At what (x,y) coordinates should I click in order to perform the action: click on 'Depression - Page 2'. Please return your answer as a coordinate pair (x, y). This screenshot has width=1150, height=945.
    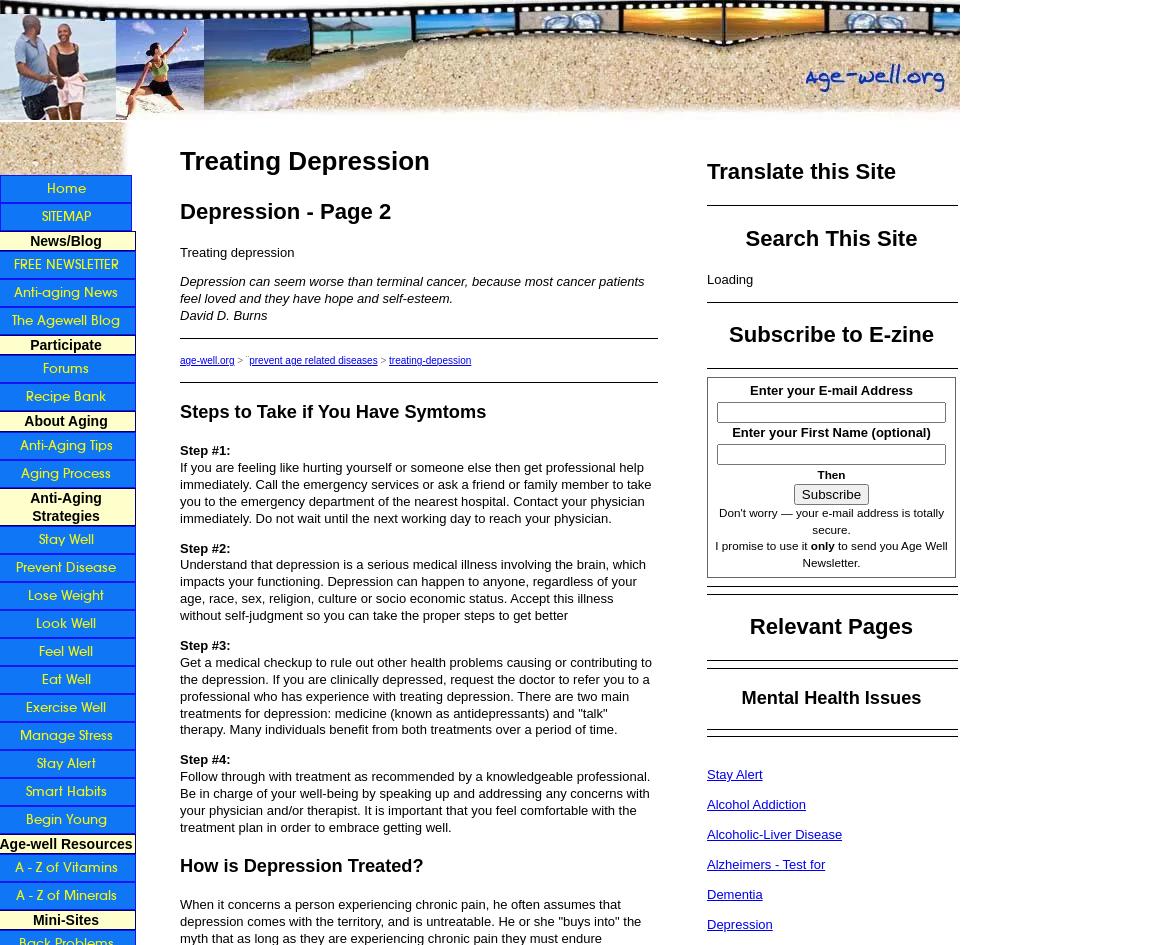
    Looking at the image, I should click on (284, 209).